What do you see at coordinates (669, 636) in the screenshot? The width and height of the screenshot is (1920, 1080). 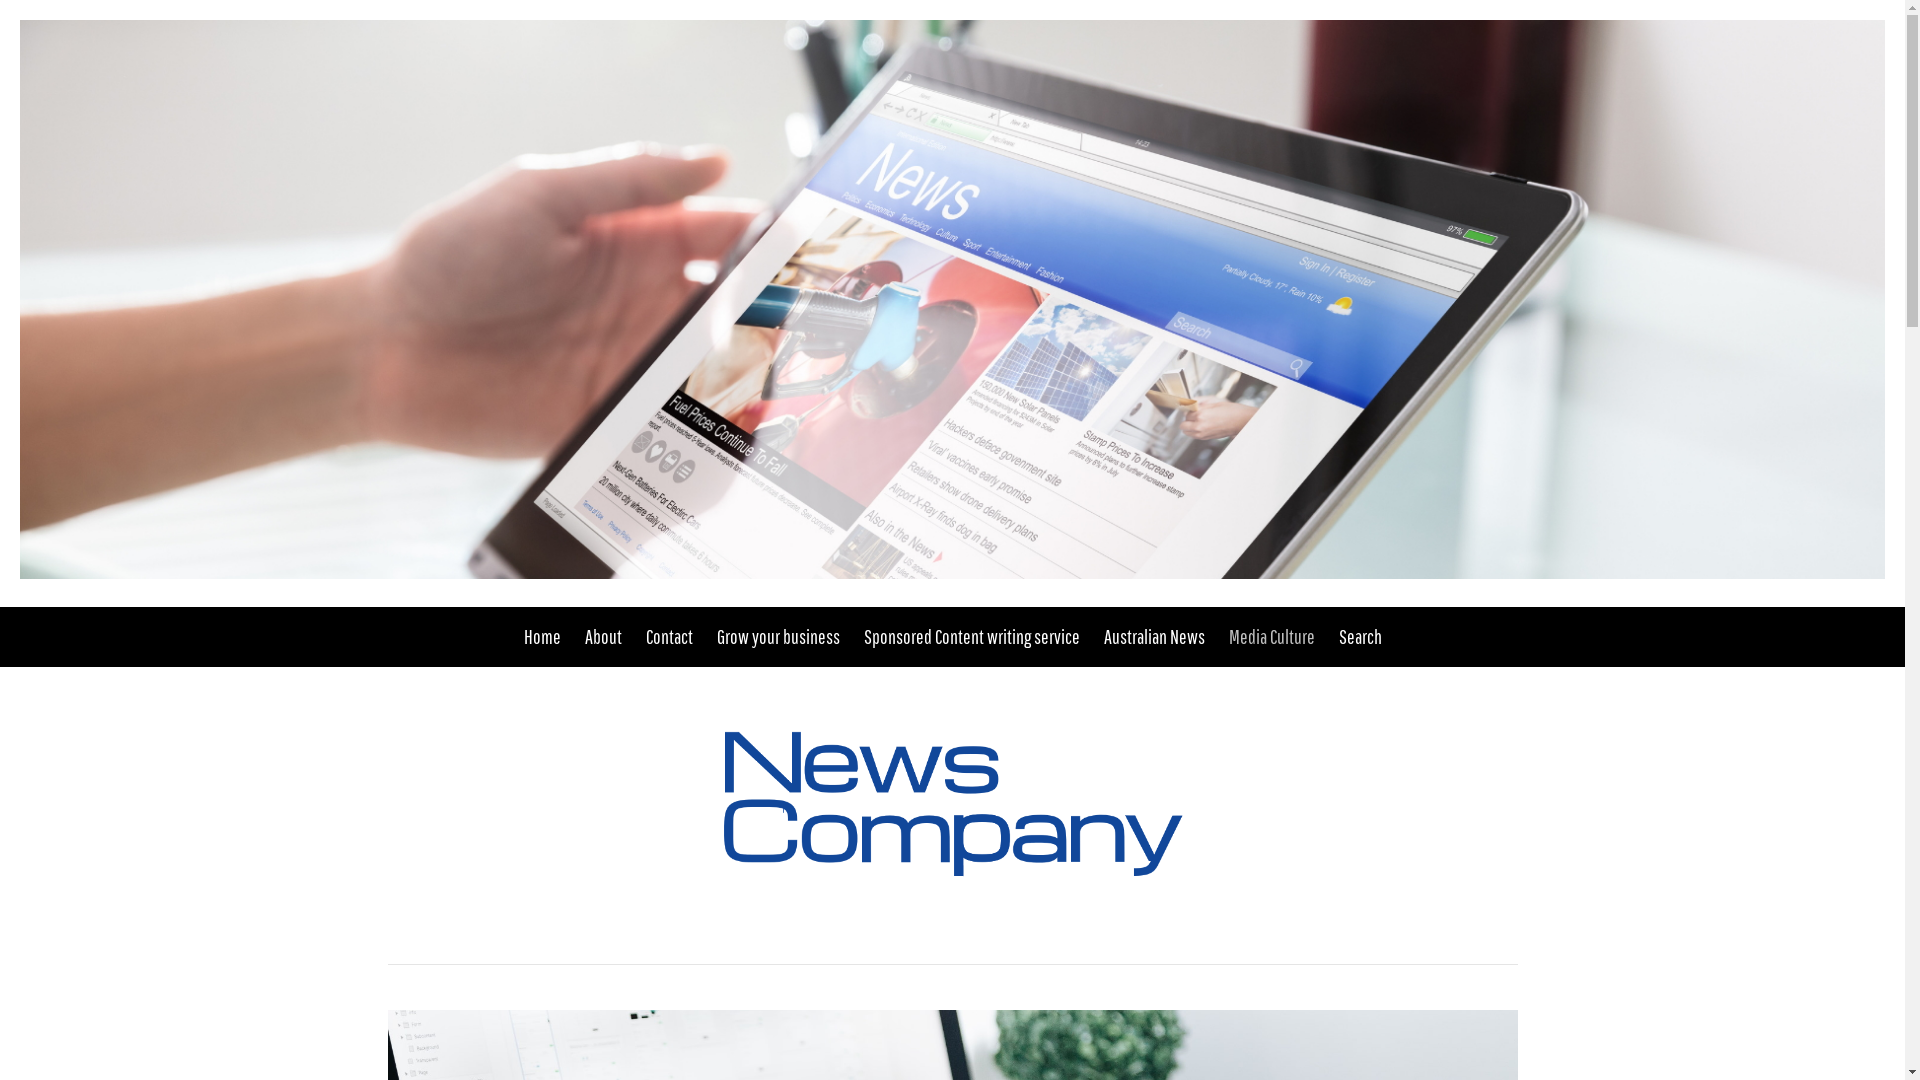 I see `'Contact'` at bounding box center [669, 636].